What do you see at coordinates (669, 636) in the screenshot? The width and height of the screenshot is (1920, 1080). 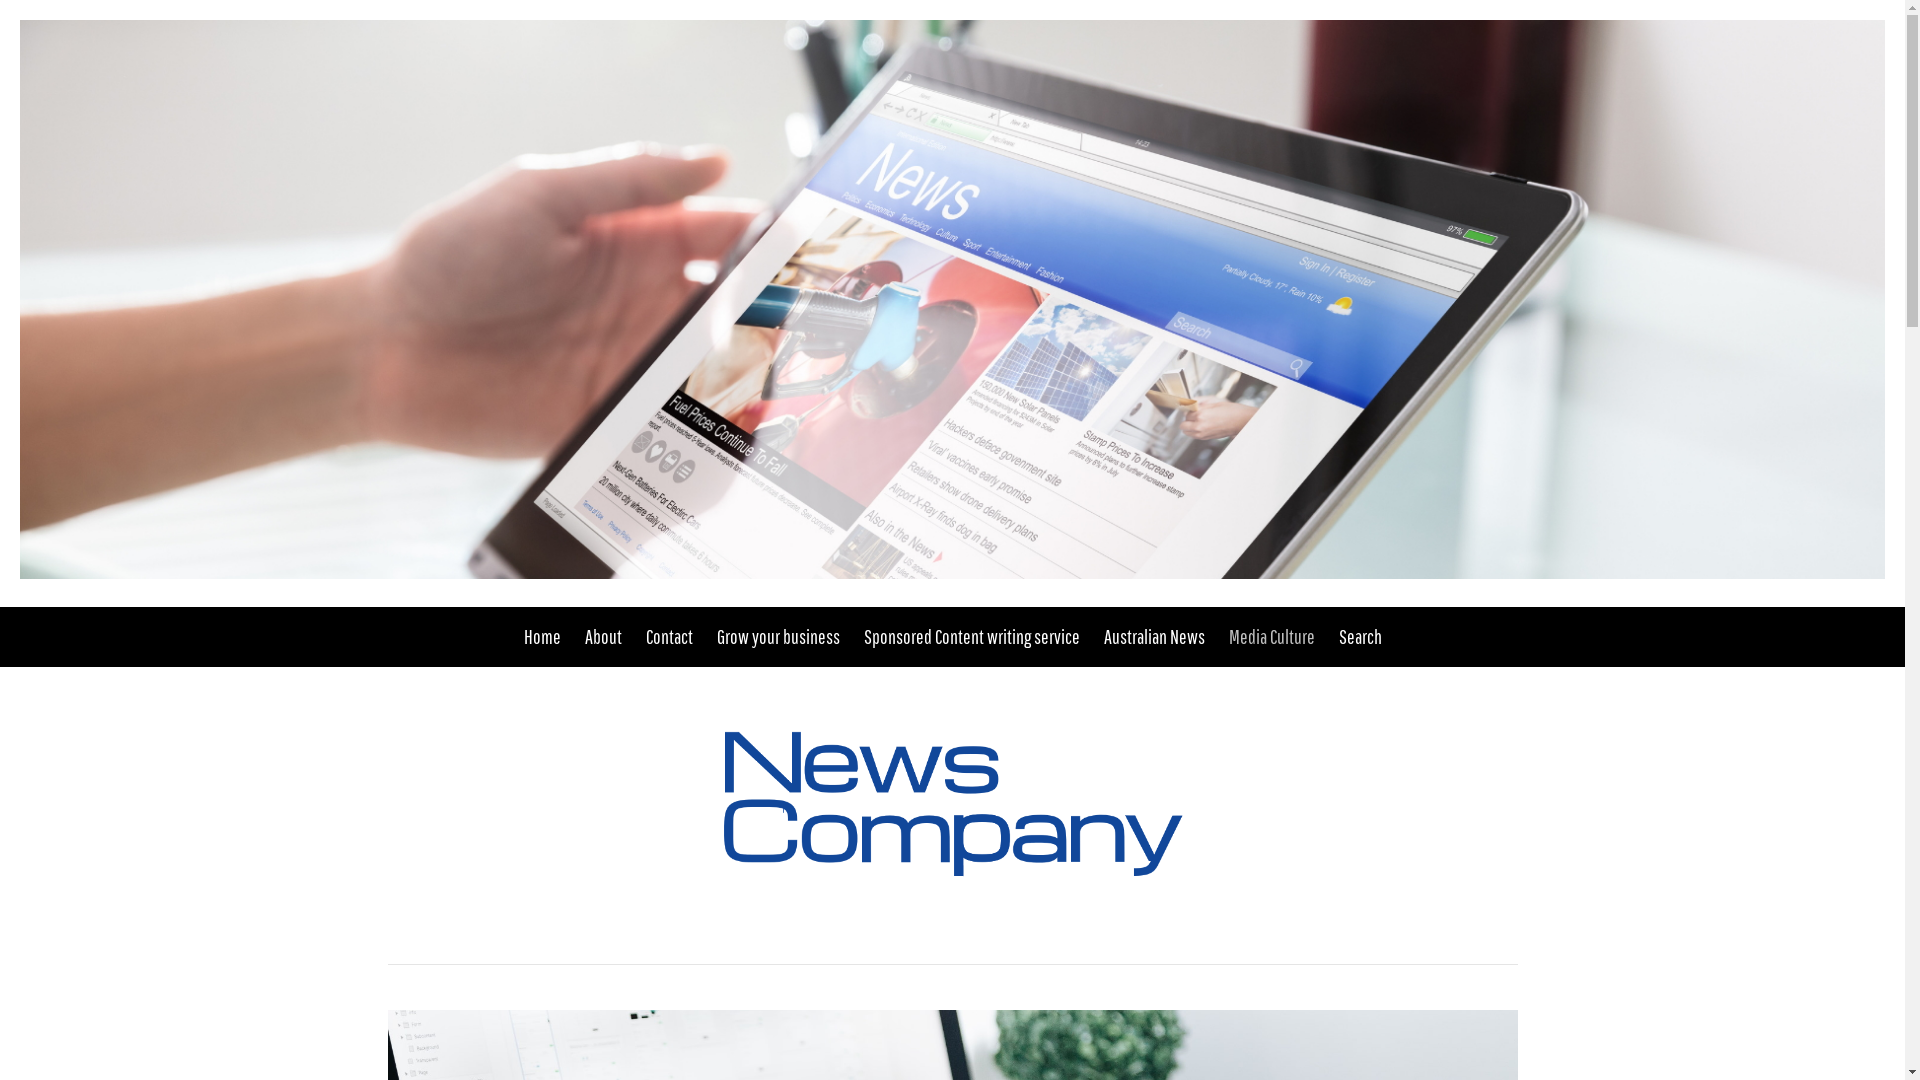 I see `'Contact'` at bounding box center [669, 636].